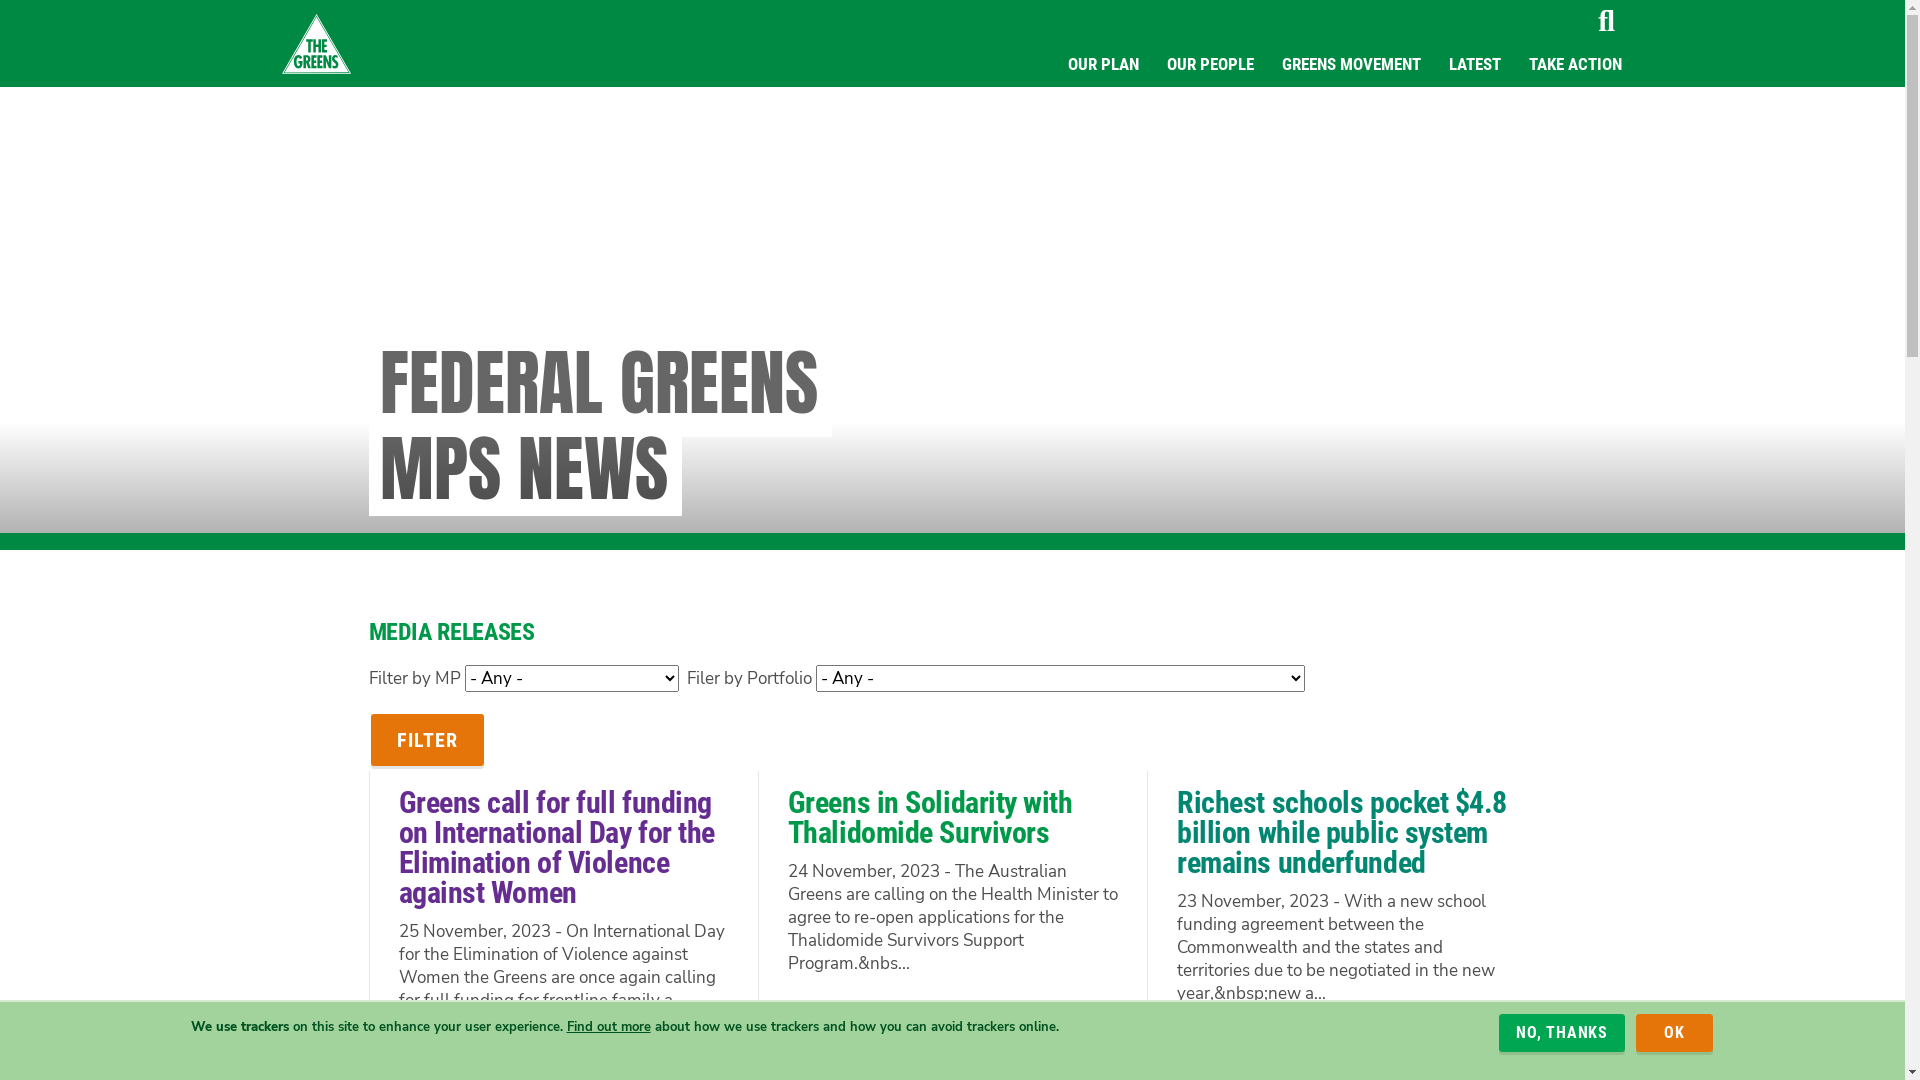 This screenshot has width=1920, height=1080. What do you see at coordinates (607, 1026) in the screenshot?
I see `'Find out more'` at bounding box center [607, 1026].